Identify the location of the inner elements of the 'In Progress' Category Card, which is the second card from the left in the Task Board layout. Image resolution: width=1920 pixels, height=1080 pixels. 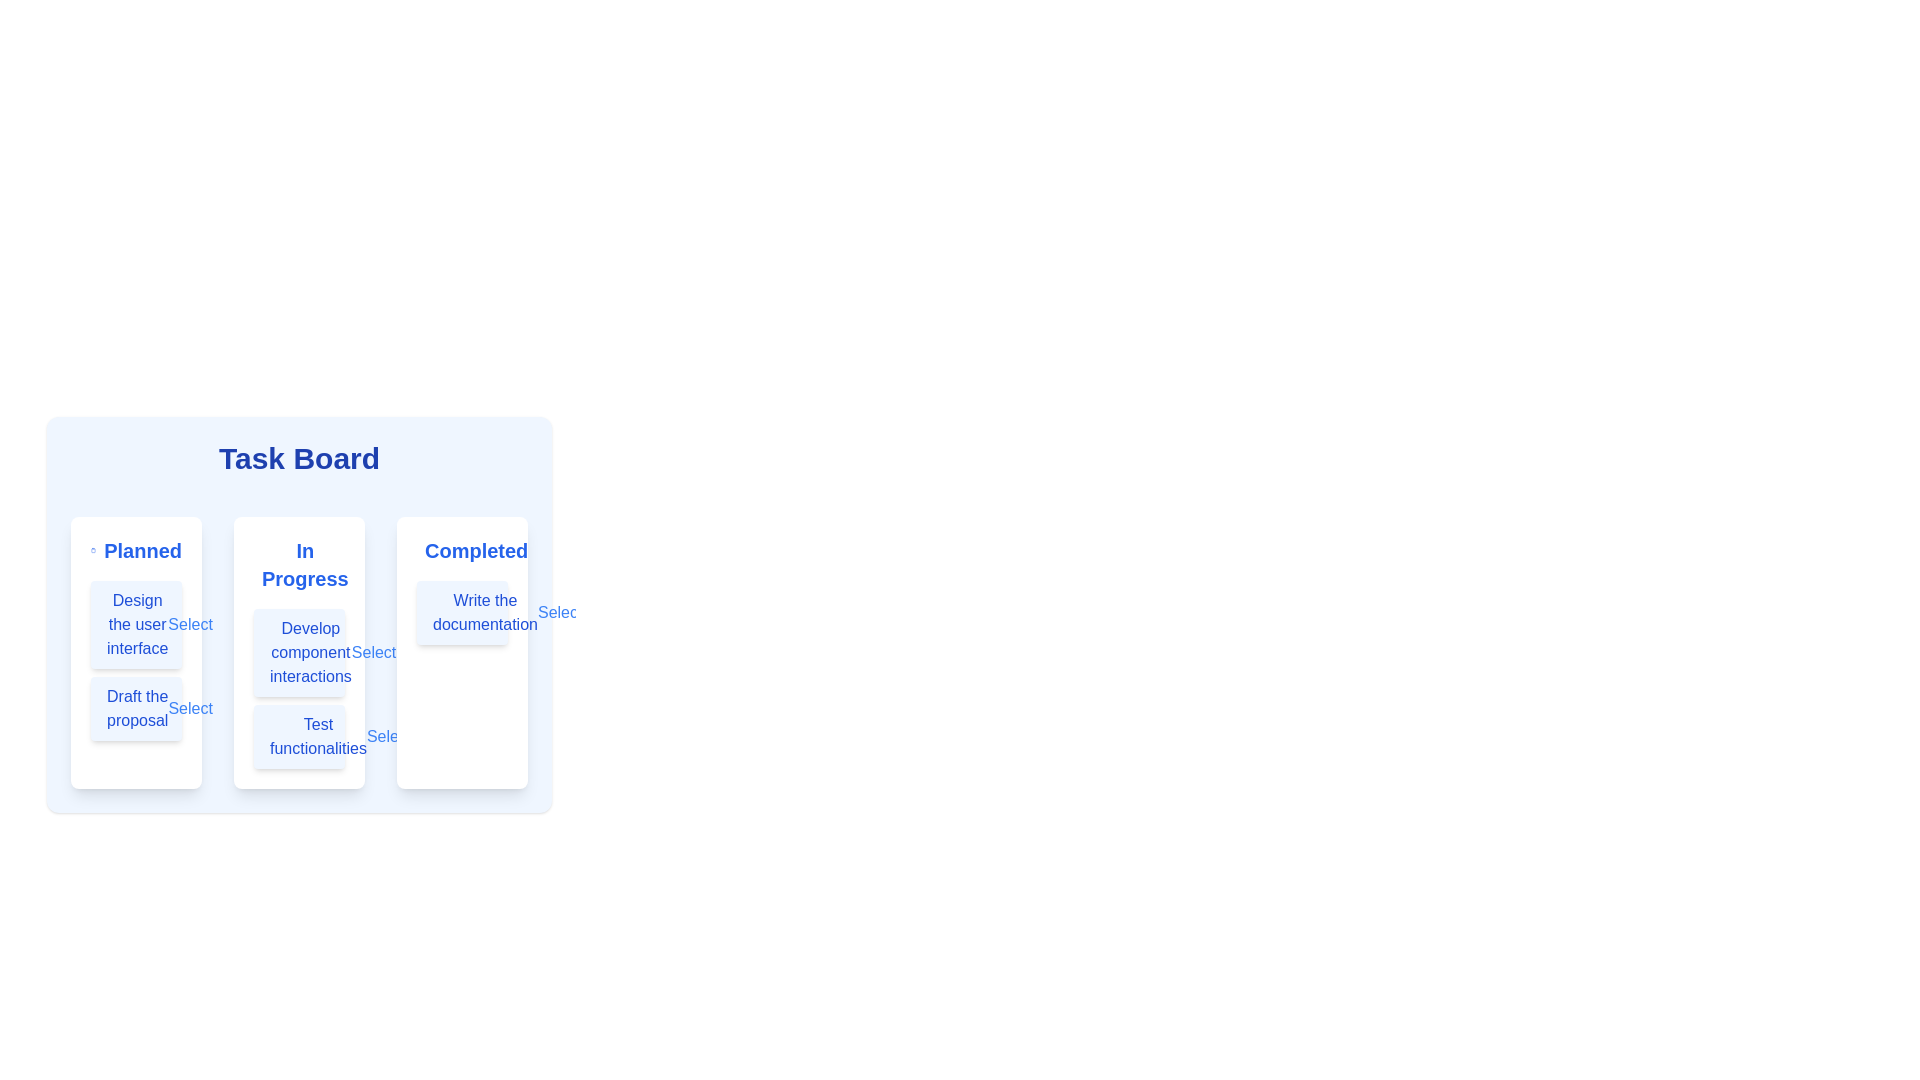
(298, 613).